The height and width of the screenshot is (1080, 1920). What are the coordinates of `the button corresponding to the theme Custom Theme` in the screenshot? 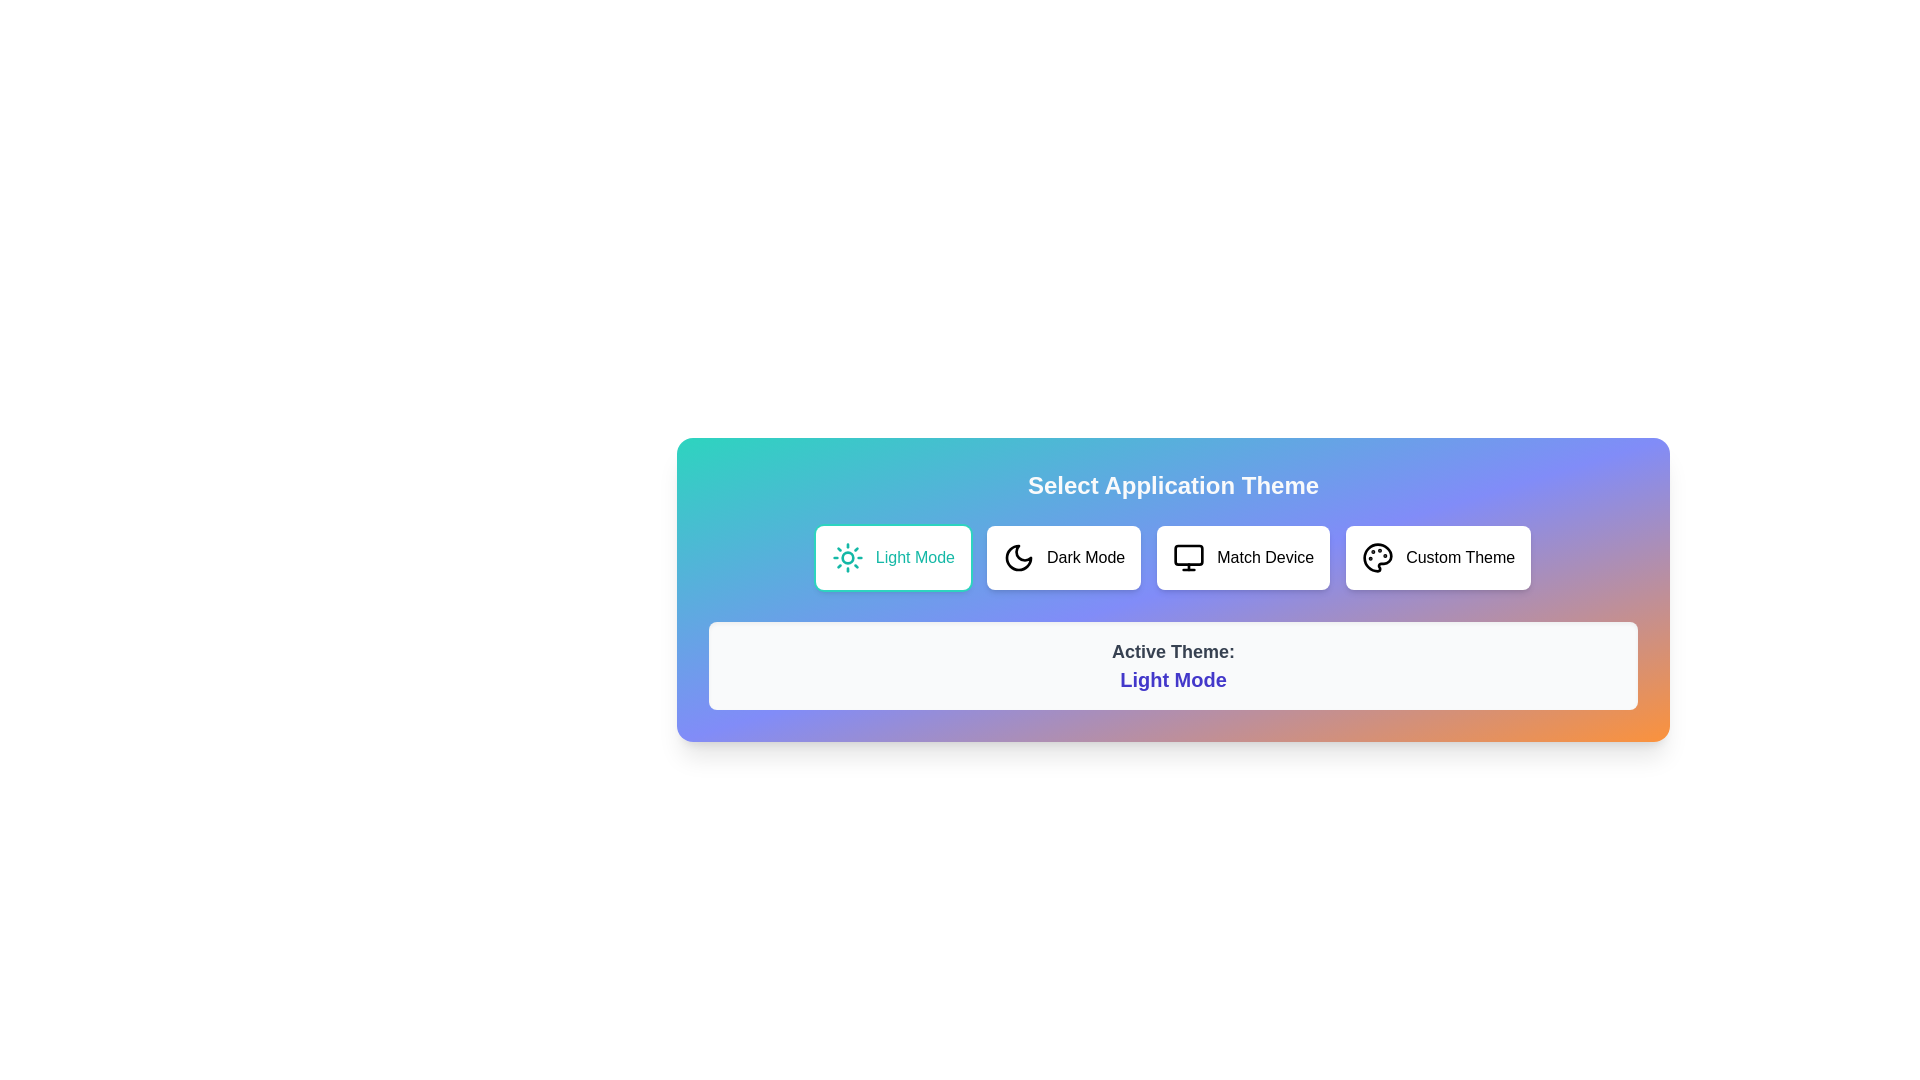 It's located at (1437, 558).